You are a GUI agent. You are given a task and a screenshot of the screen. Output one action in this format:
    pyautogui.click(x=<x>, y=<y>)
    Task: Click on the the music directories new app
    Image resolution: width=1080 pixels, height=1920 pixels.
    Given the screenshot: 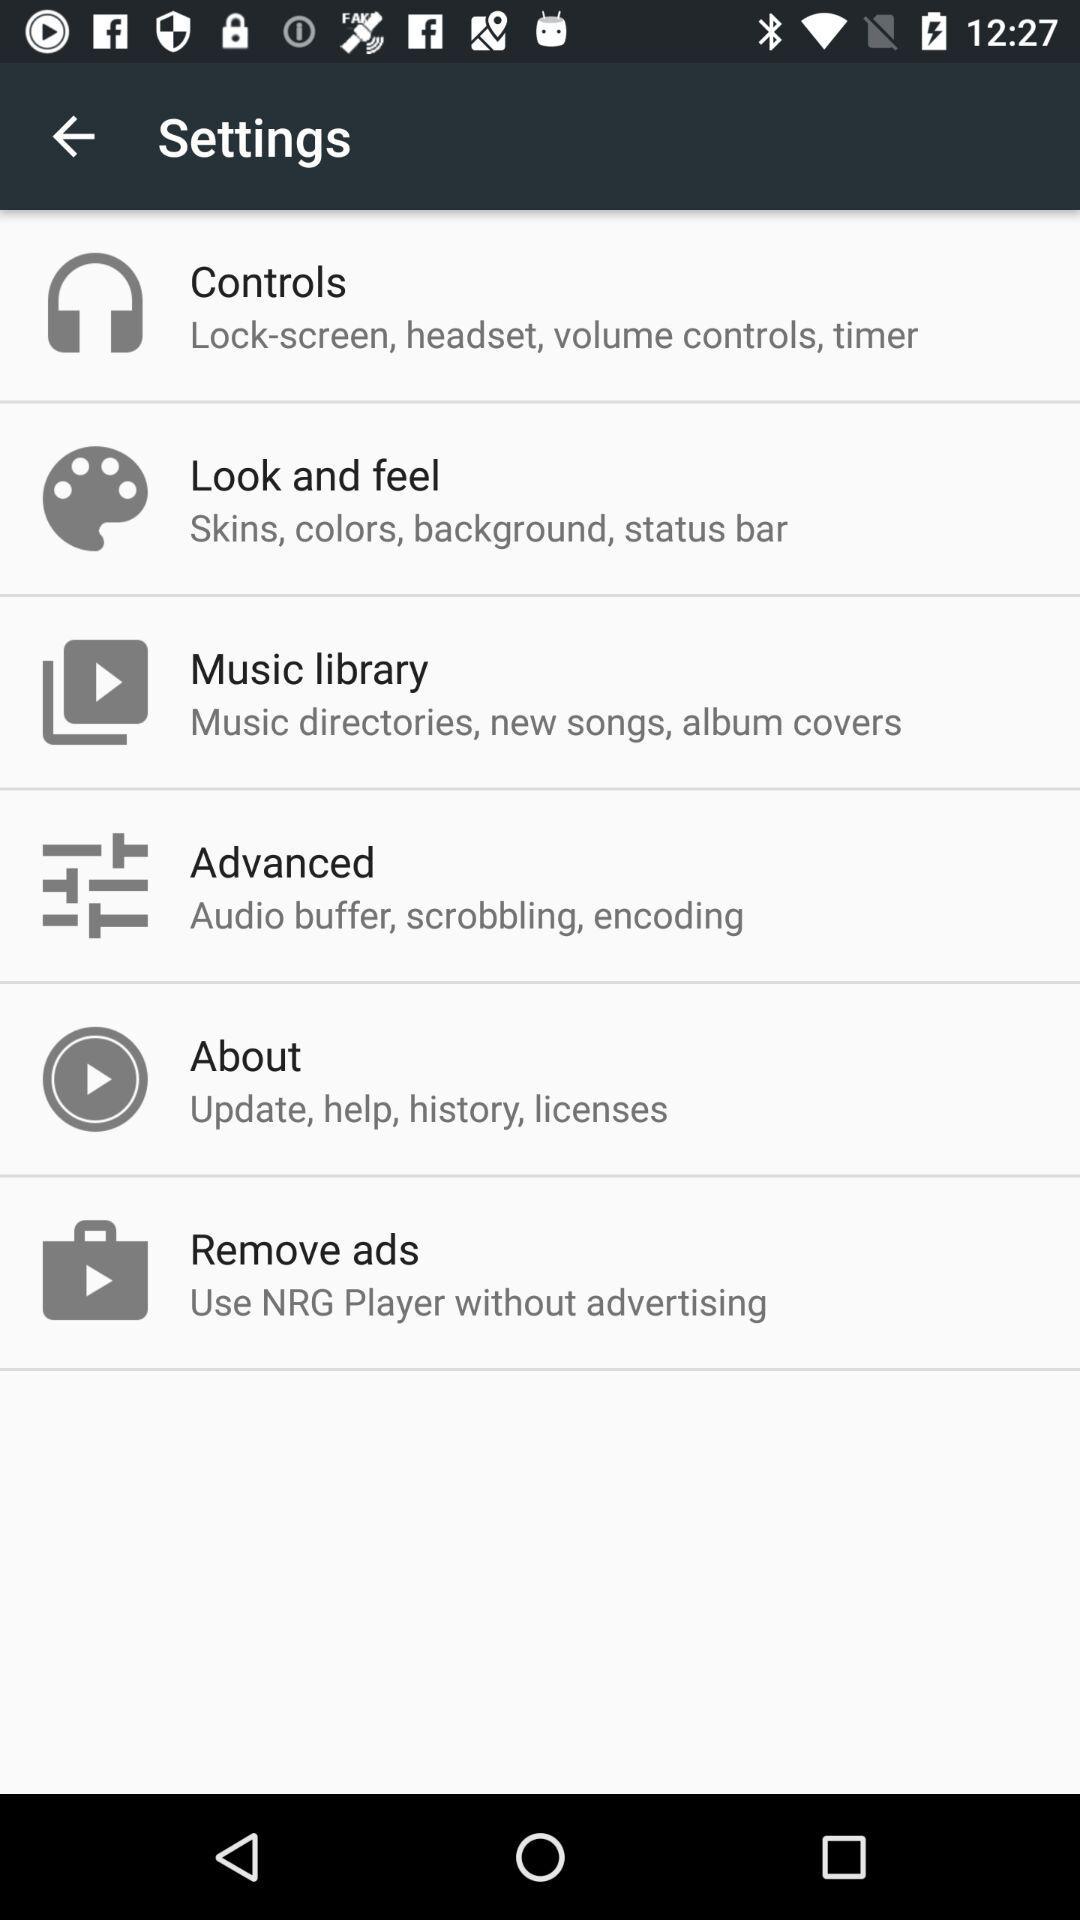 What is the action you would take?
    pyautogui.click(x=546, y=720)
    